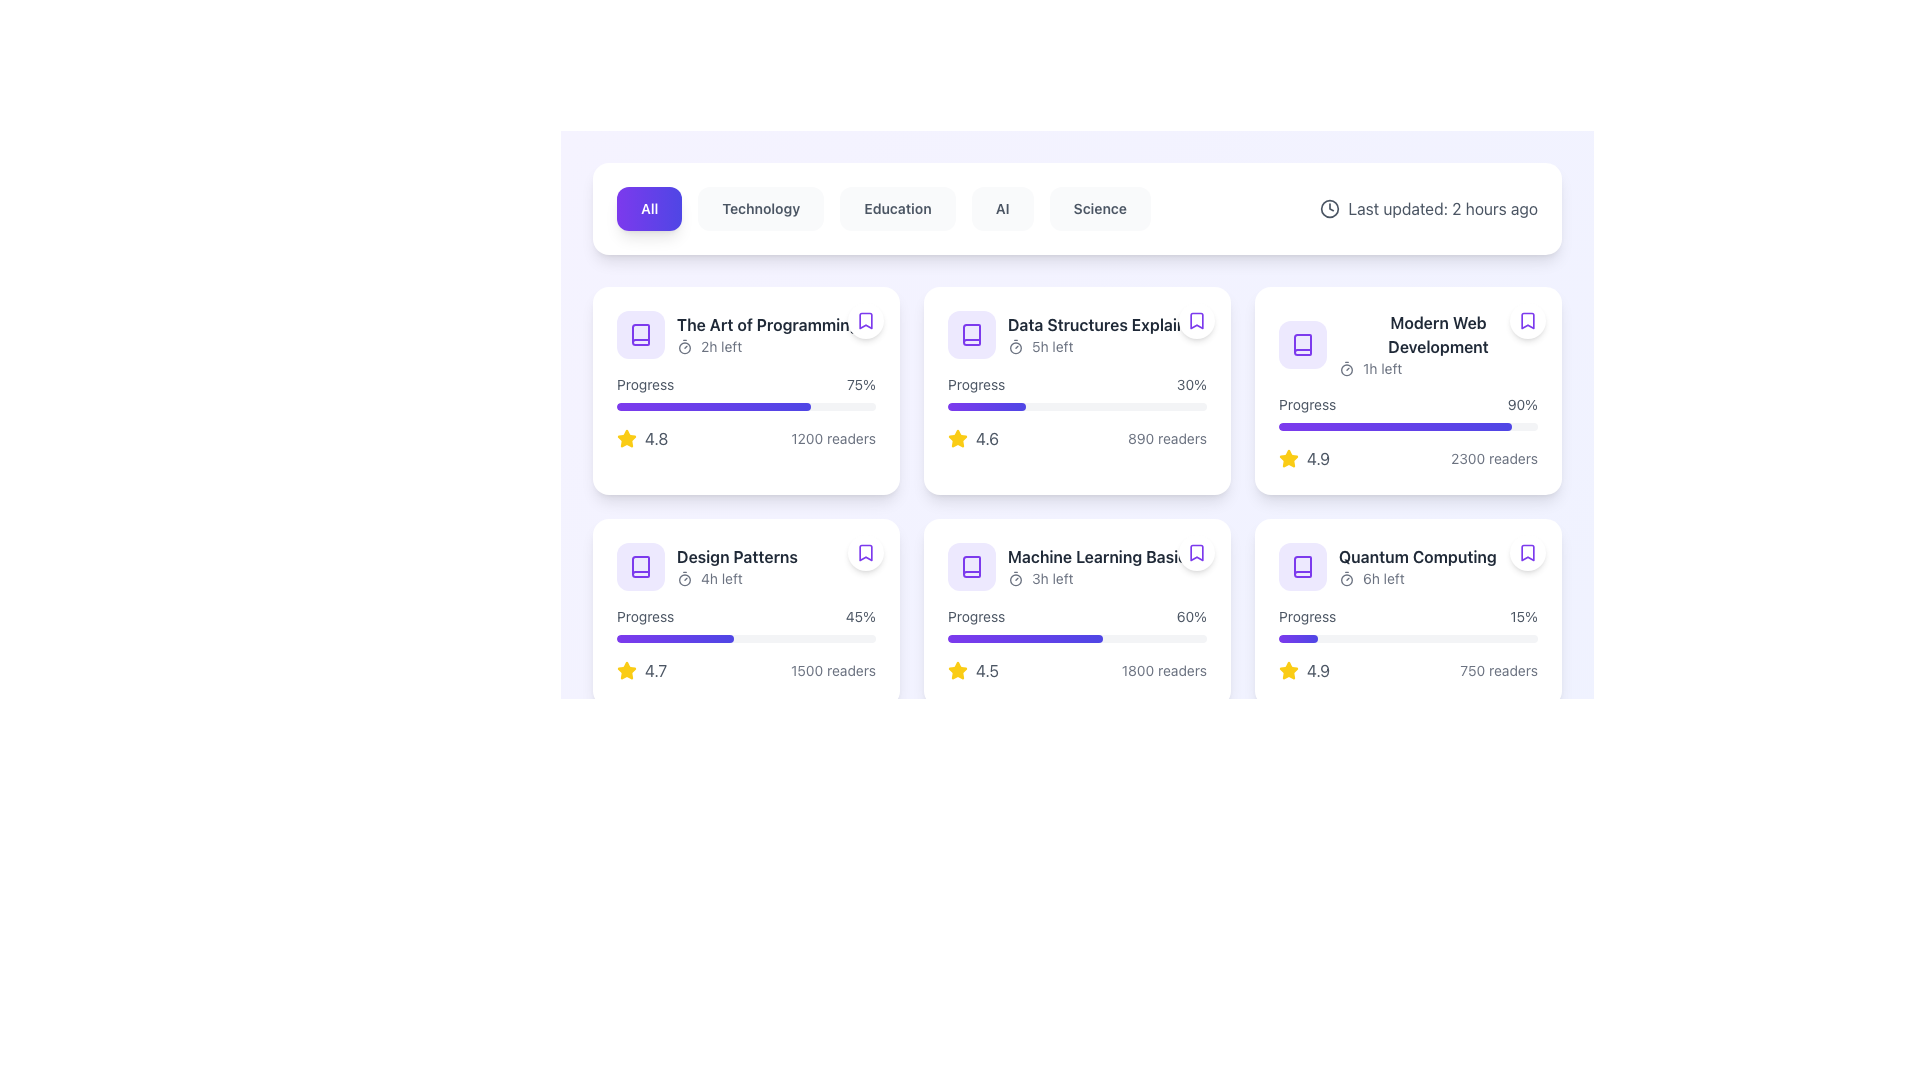 This screenshot has height=1080, width=1920. What do you see at coordinates (882, 208) in the screenshot?
I see `the education navigation tab, which is the third tab from the left in the tab group, to filter content by category` at bounding box center [882, 208].